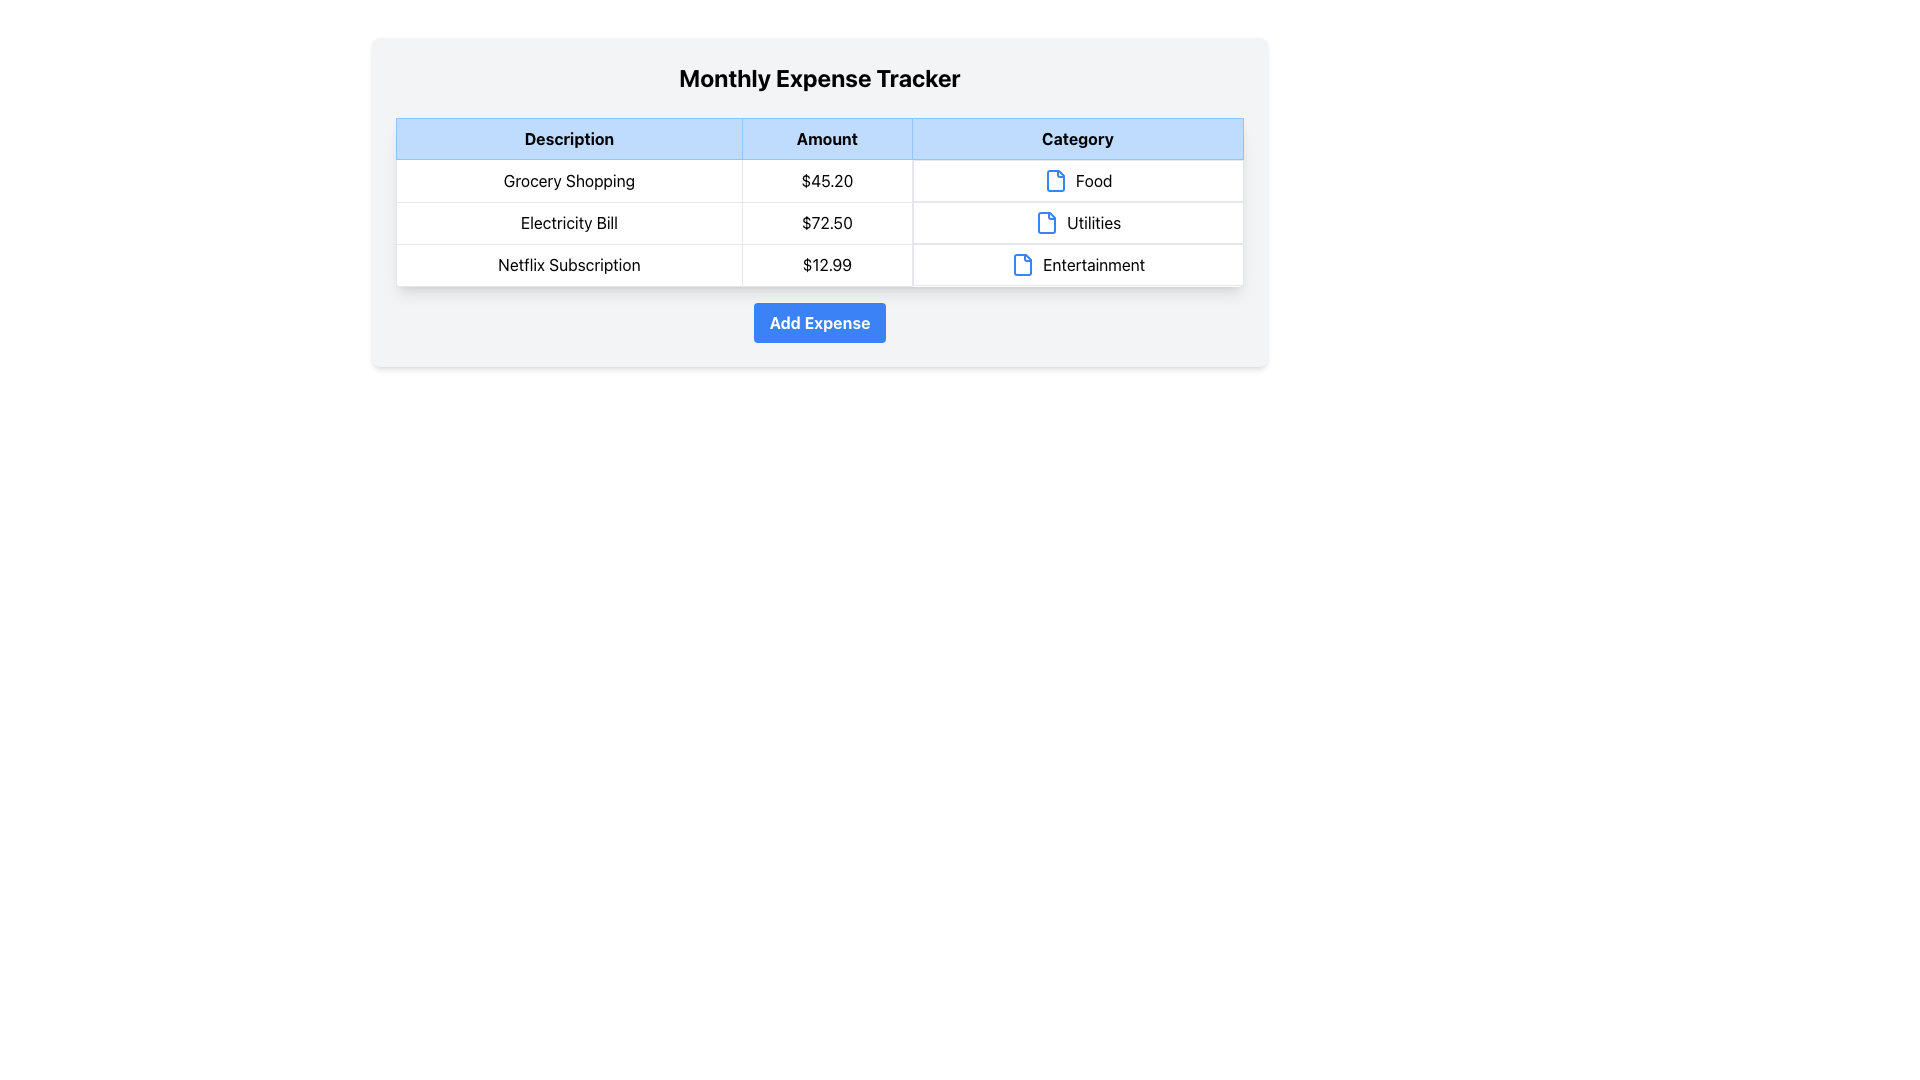  What do you see at coordinates (820, 223) in the screenshot?
I see `the second row of the Monthly Expense Tracker table, which displays an expense record with its description, amount, and category, for further actions or details` at bounding box center [820, 223].